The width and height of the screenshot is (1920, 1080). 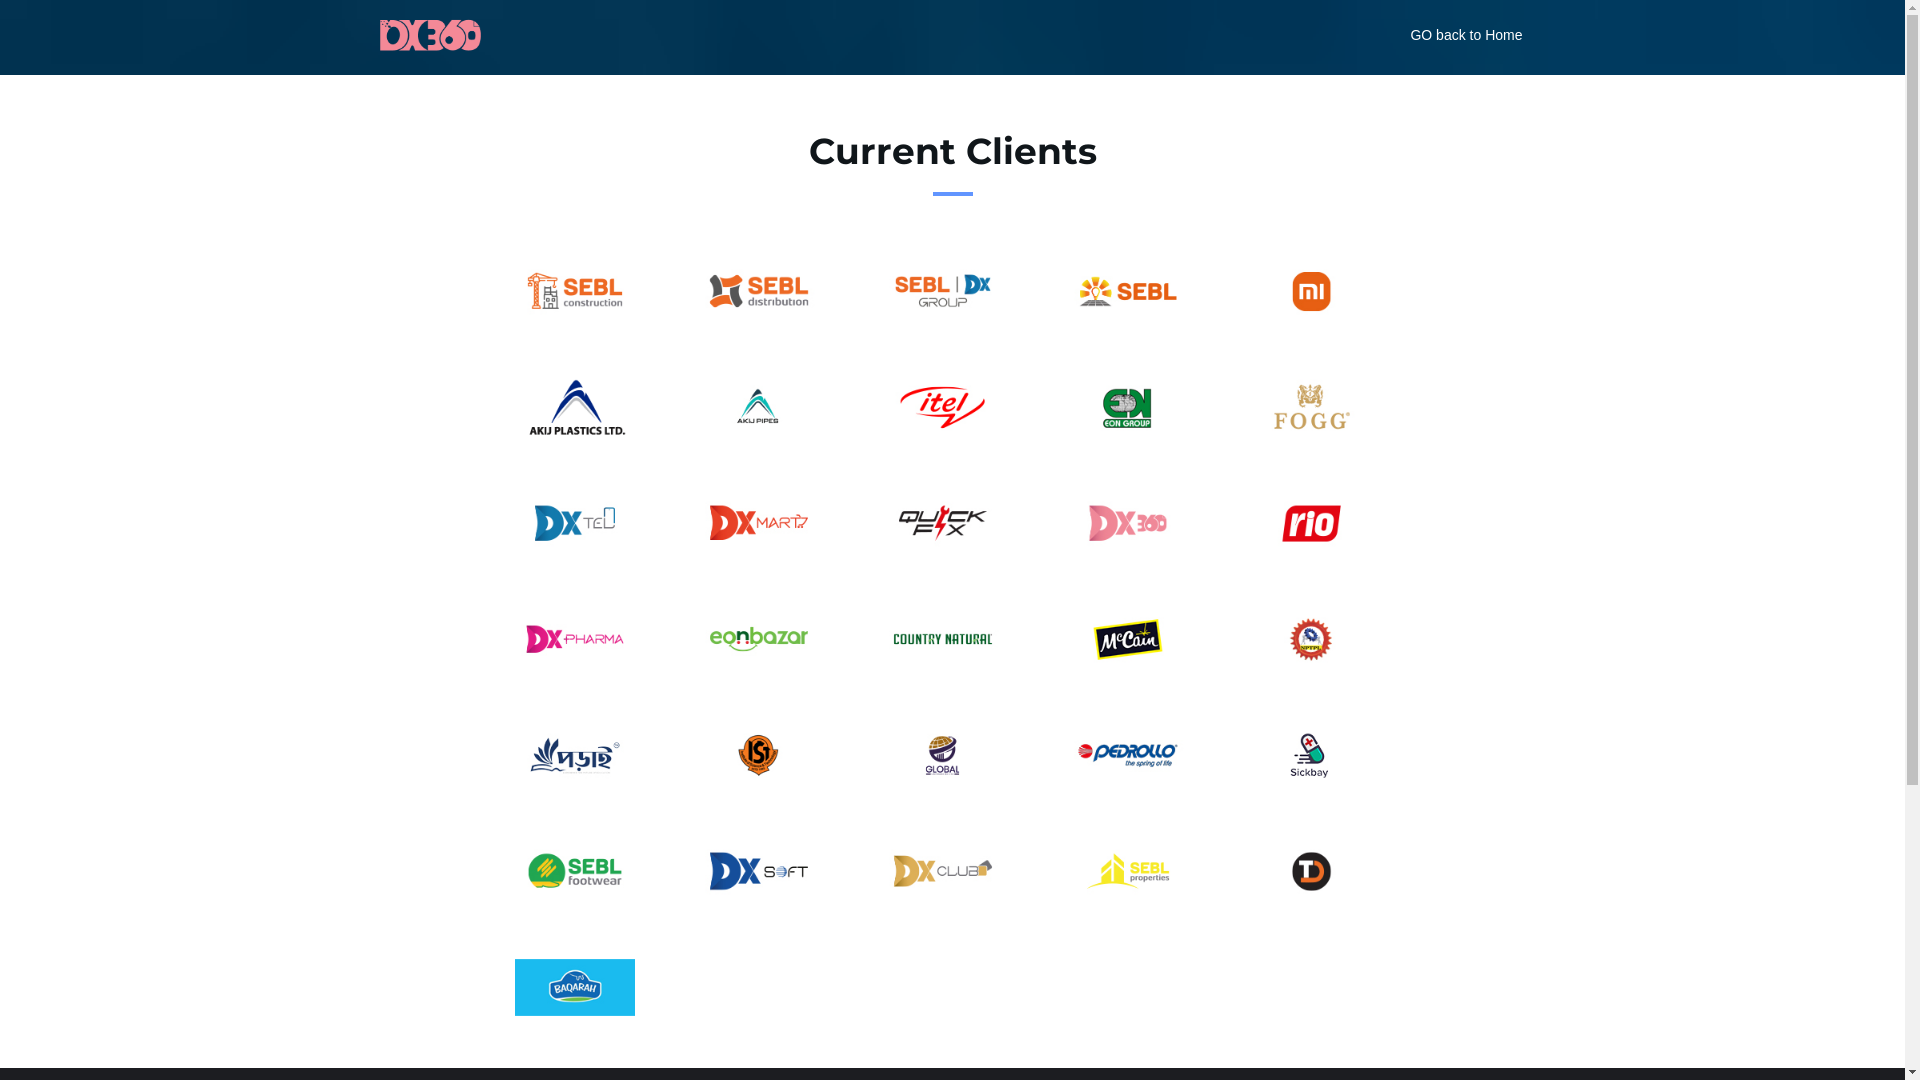 What do you see at coordinates (1465, 35) in the screenshot?
I see `'GO back to Home'` at bounding box center [1465, 35].